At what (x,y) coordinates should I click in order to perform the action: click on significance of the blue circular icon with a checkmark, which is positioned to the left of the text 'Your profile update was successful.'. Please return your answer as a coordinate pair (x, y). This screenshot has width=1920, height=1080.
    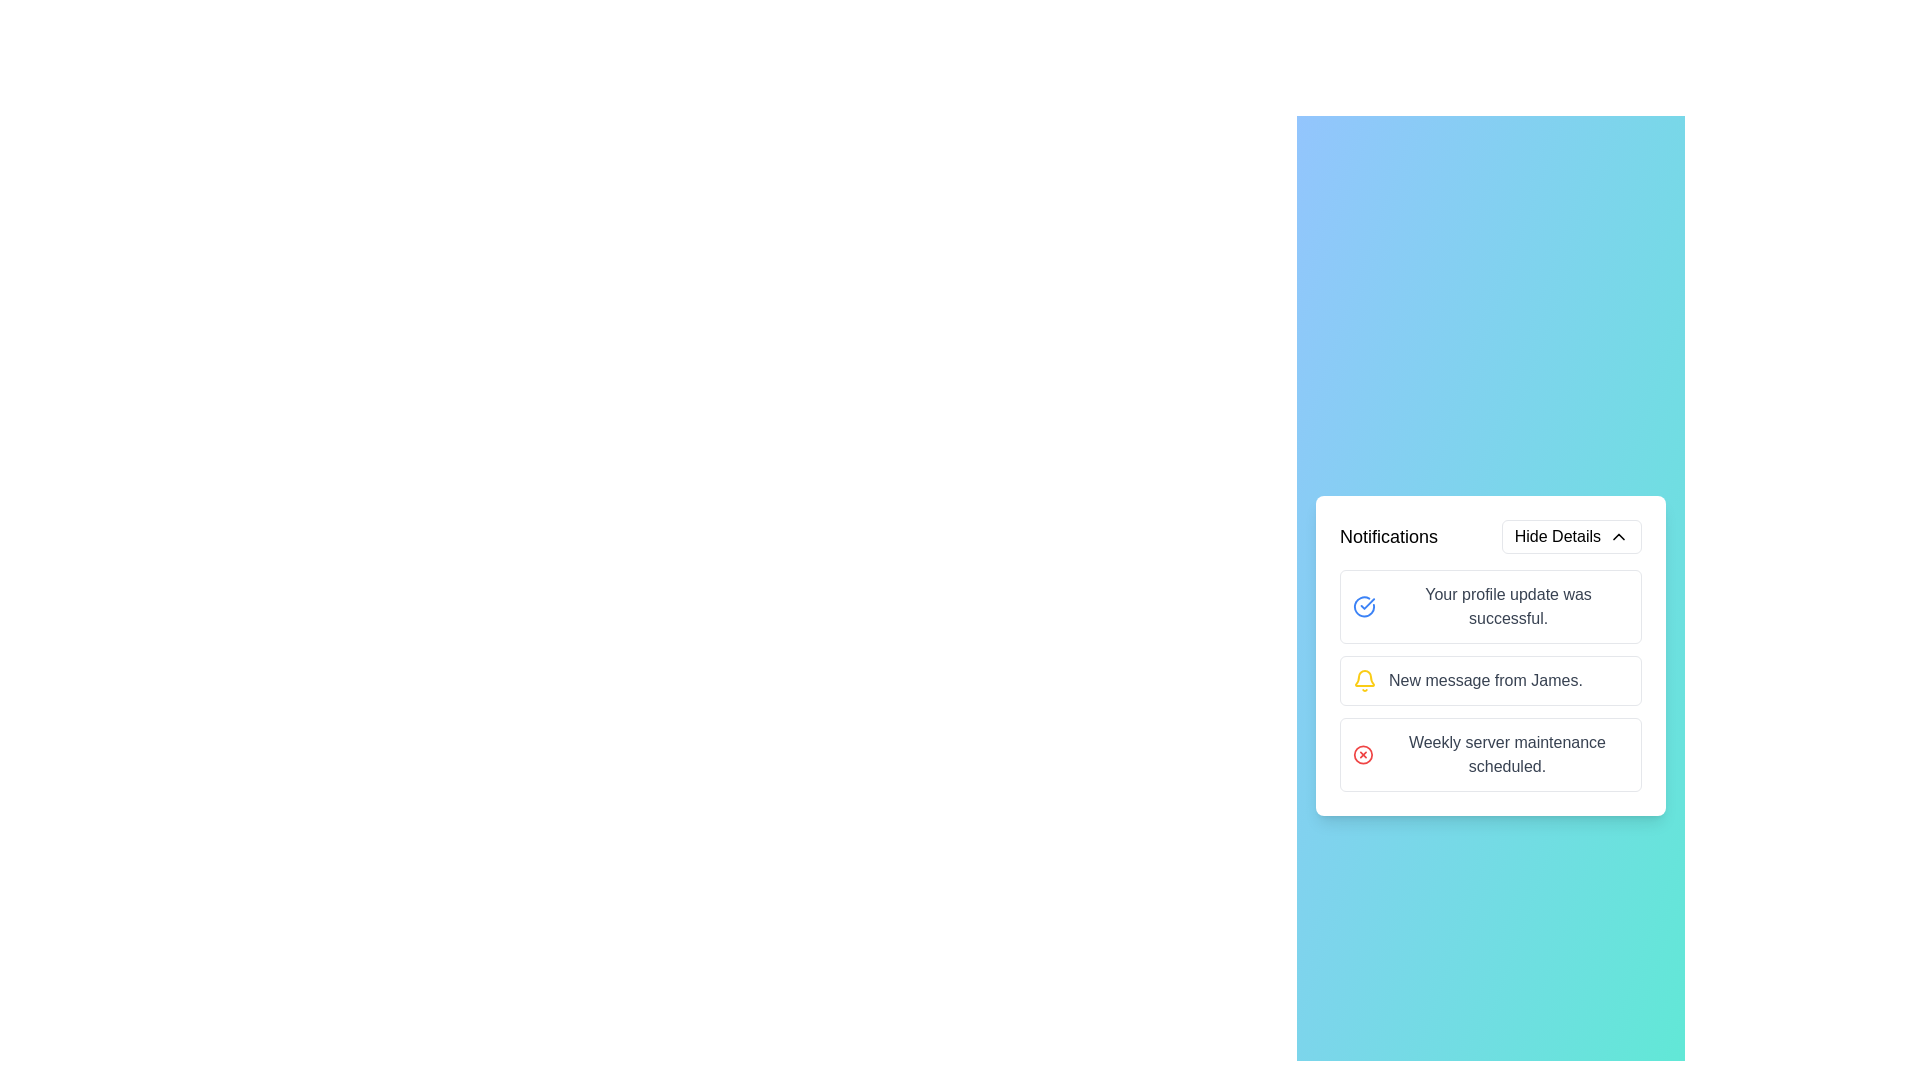
    Looking at the image, I should click on (1363, 605).